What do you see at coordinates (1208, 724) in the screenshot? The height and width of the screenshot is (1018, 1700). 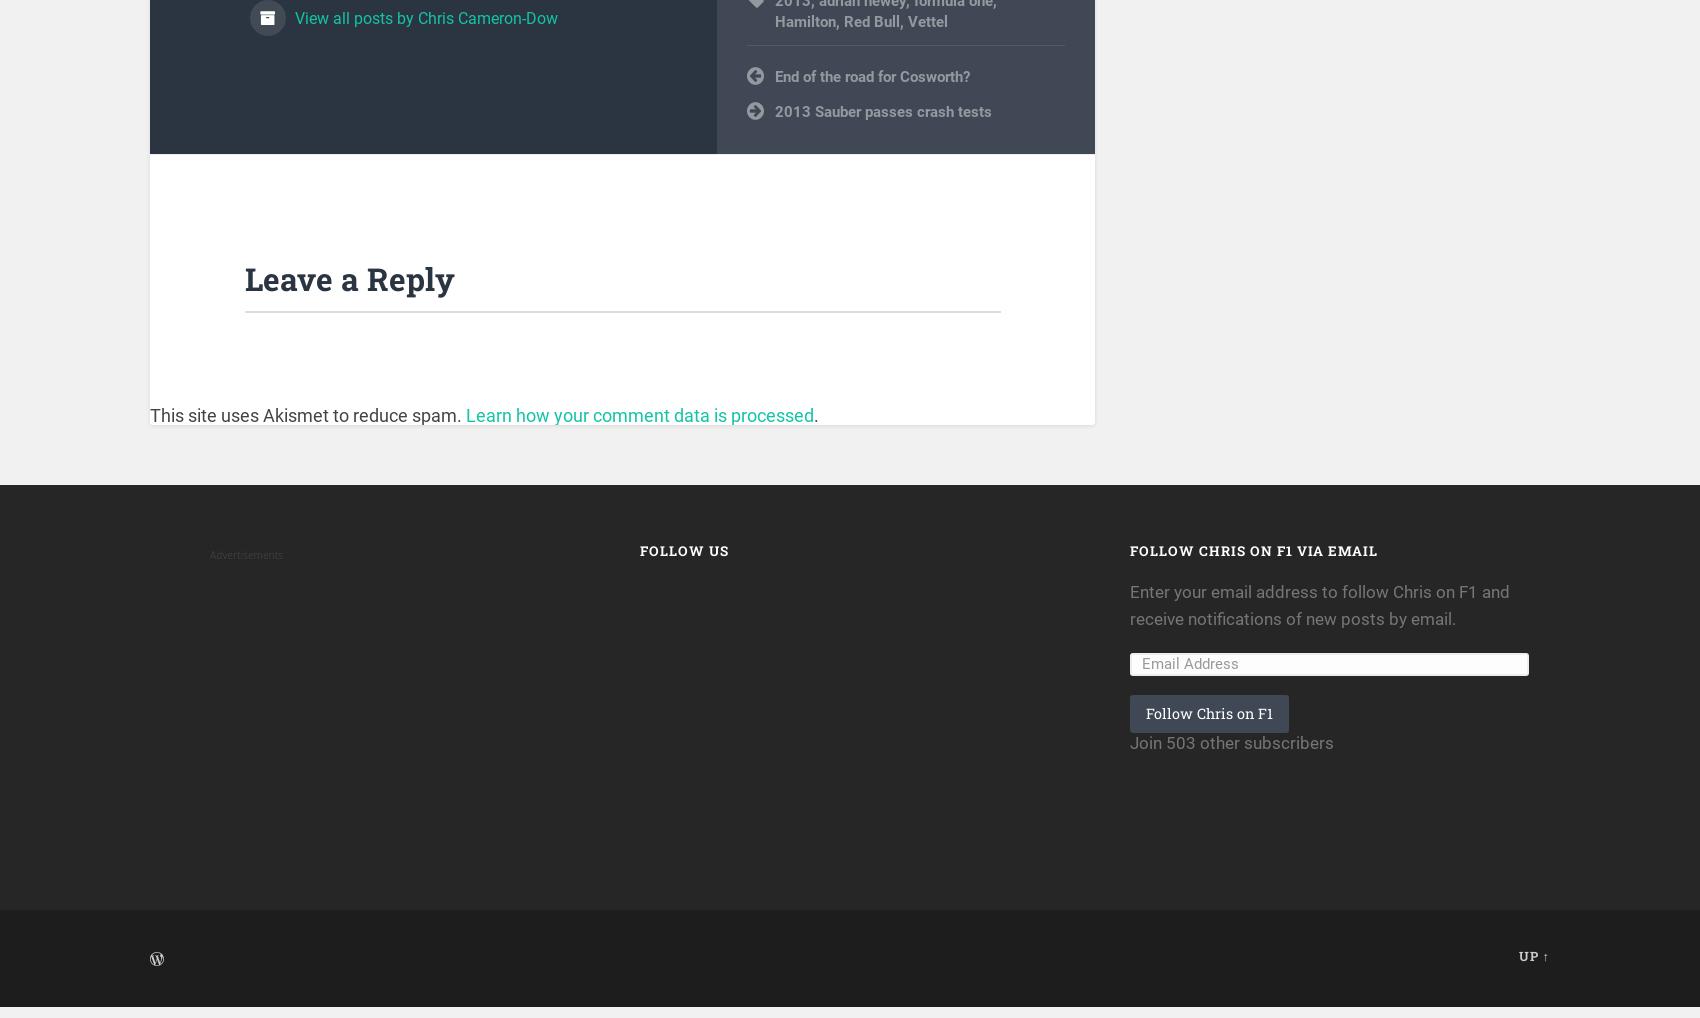 I see `'Follow Chris on F1'` at bounding box center [1208, 724].